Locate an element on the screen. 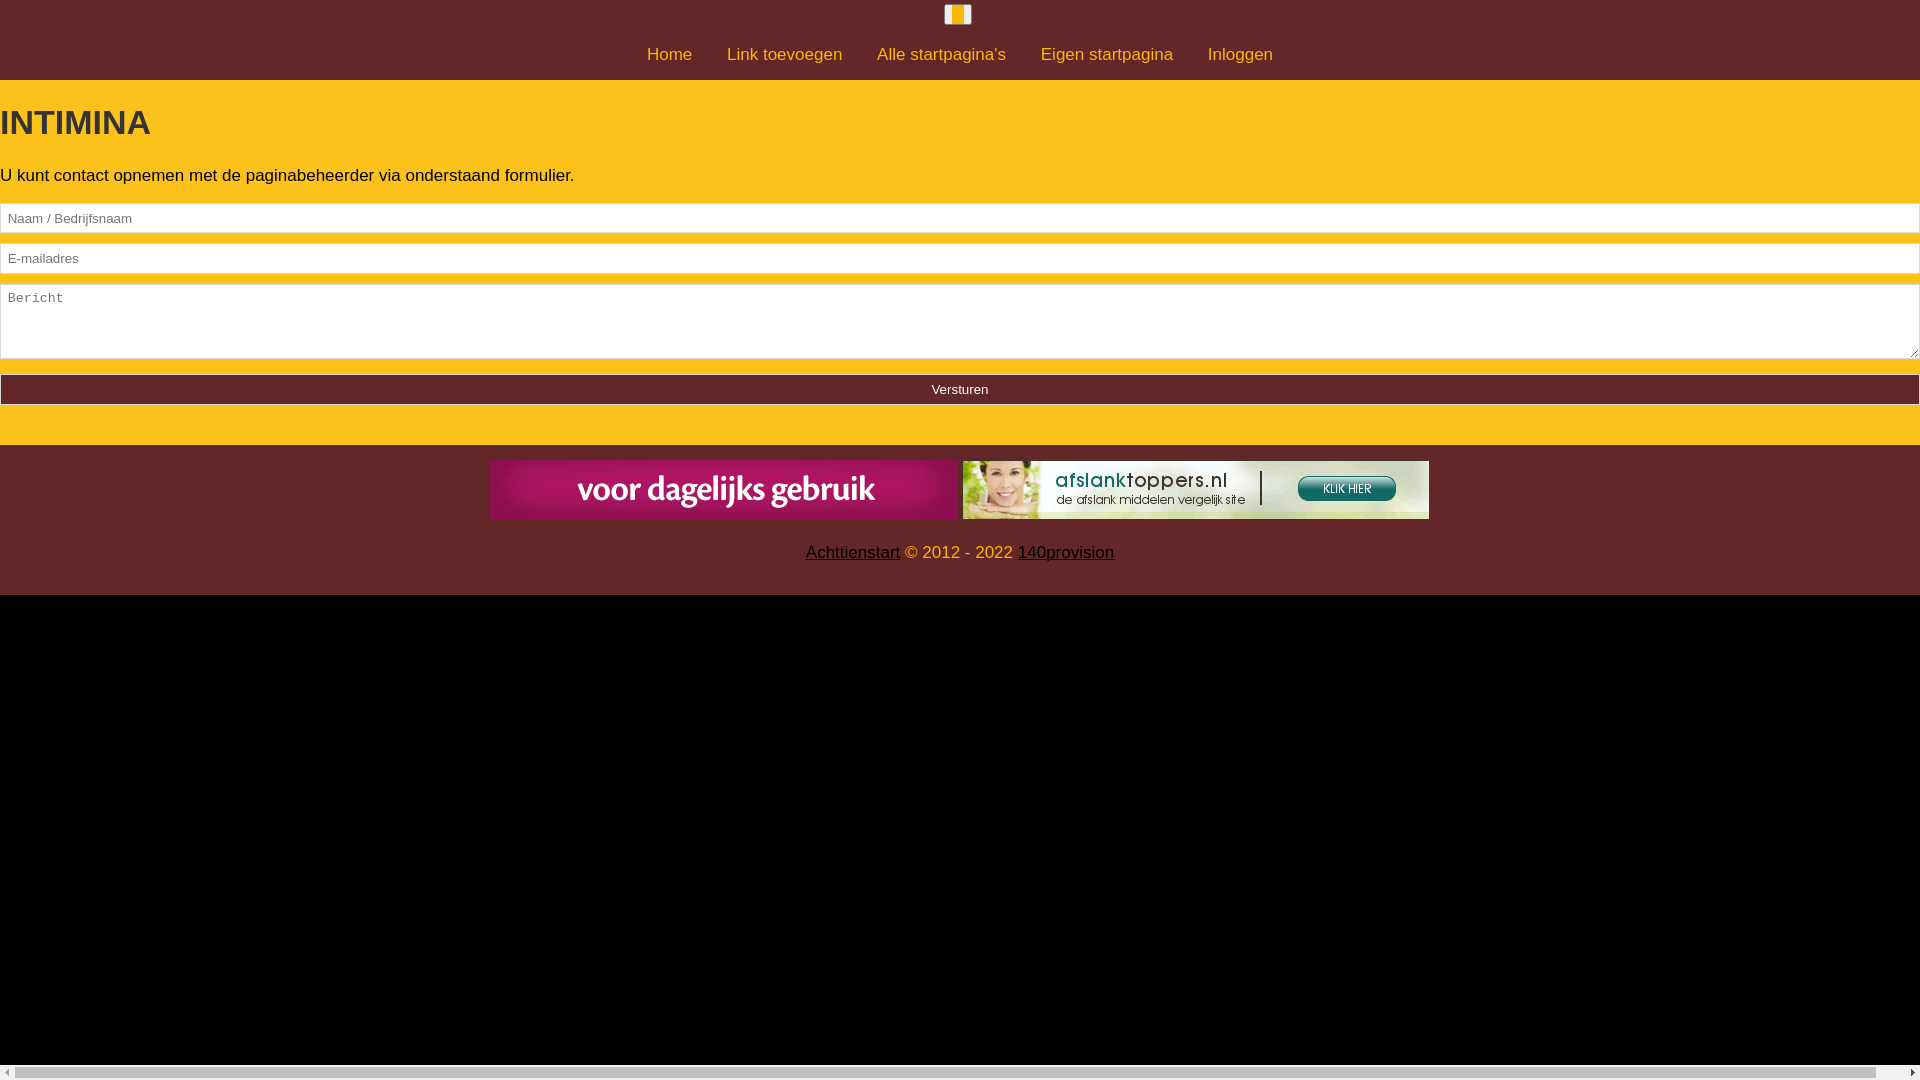 Image resolution: width=1920 pixels, height=1080 pixels. 'Link toevoegen' is located at coordinates (711, 53).